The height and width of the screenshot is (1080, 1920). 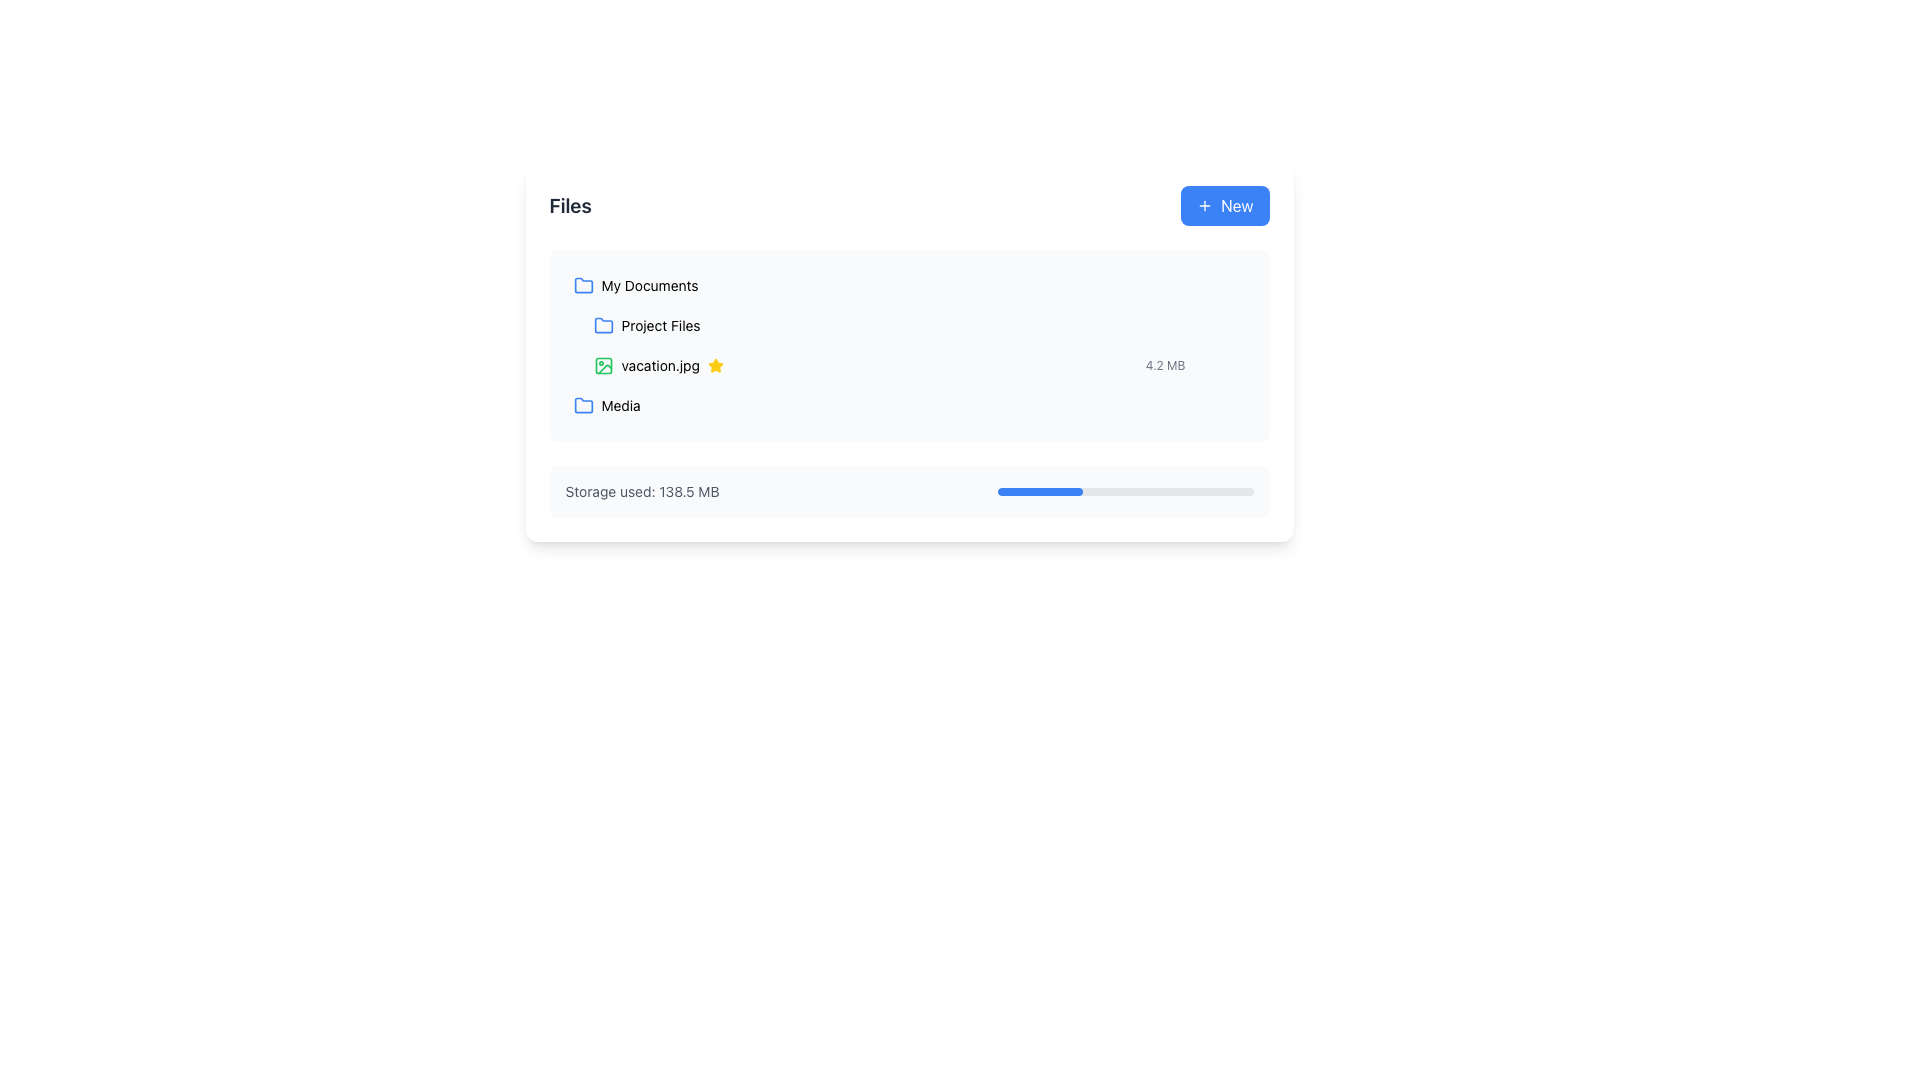 What do you see at coordinates (1204, 366) in the screenshot?
I see `the download button located to the right of the file size "4.2 MB" for the file "vacation.jpg" to initiate the download` at bounding box center [1204, 366].